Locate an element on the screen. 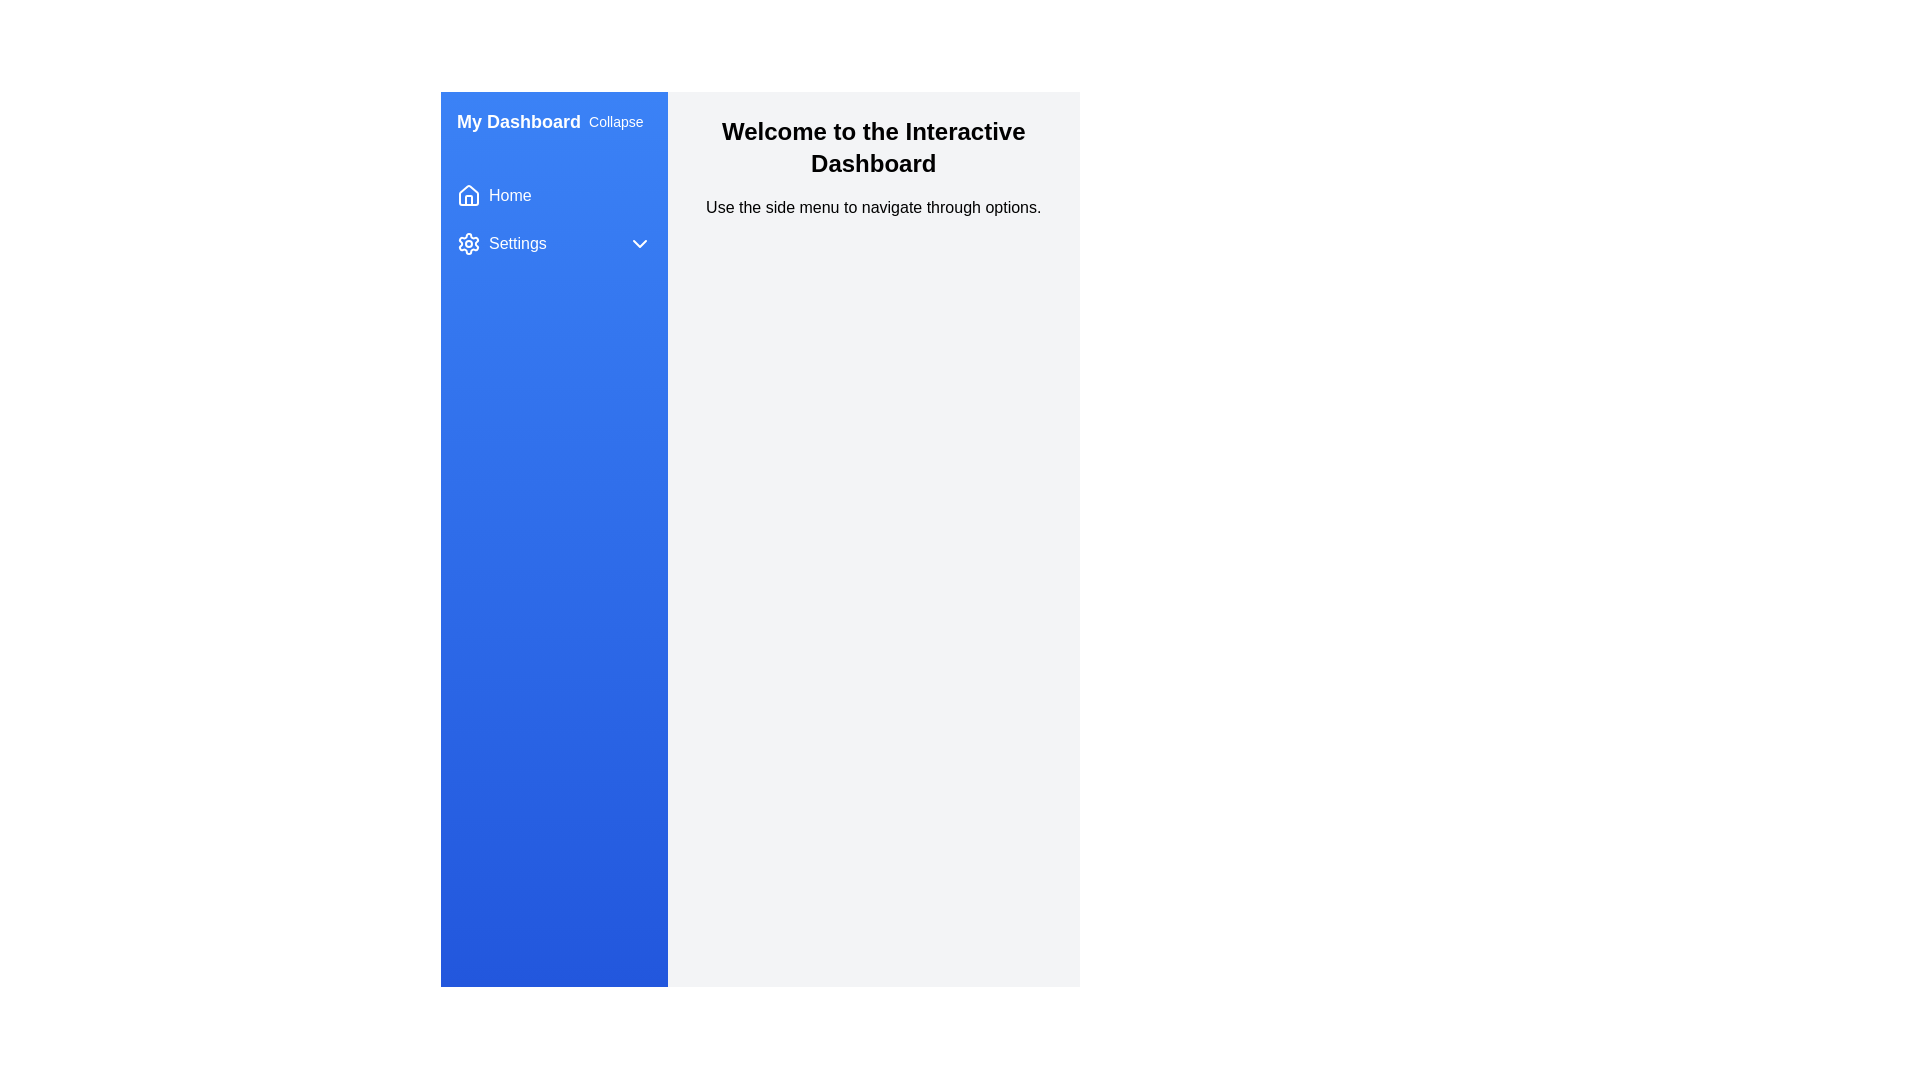  the settings navigation button located below the 'Home' button is located at coordinates (553, 242).